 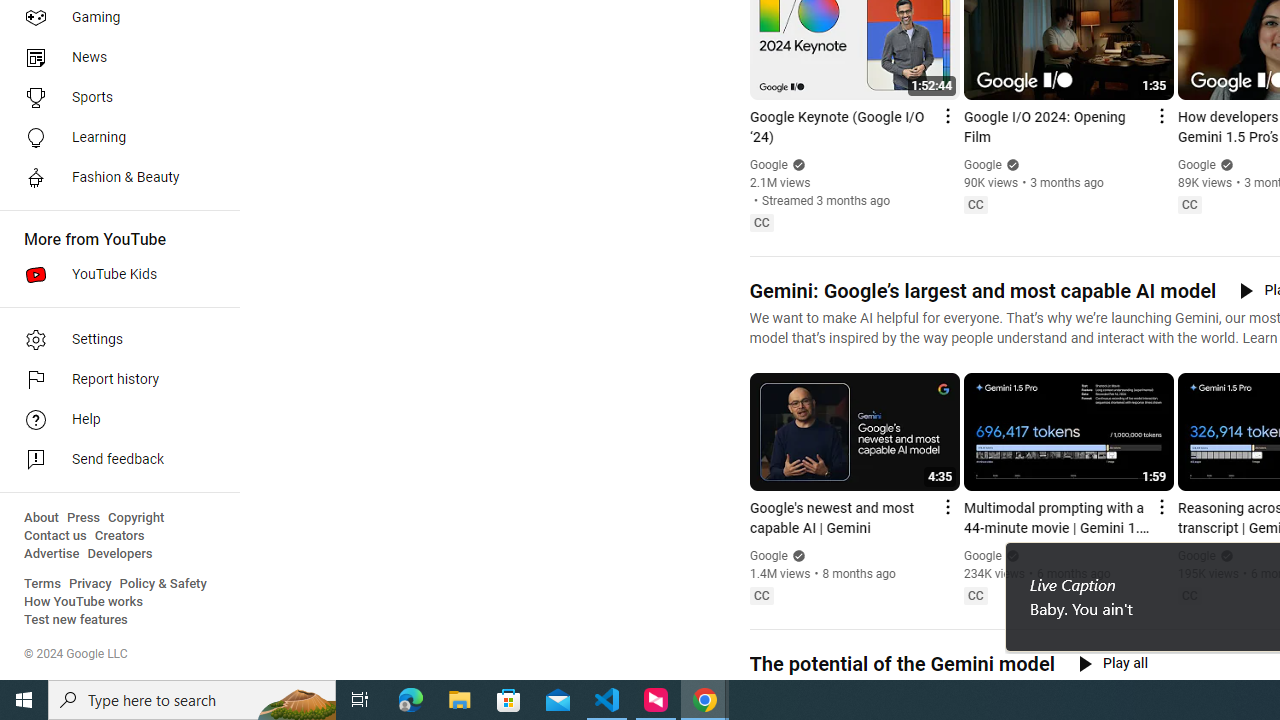 What do you see at coordinates (112, 275) in the screenshot?
I see `'YouTube Kids'` at bounding box center [112, 275].